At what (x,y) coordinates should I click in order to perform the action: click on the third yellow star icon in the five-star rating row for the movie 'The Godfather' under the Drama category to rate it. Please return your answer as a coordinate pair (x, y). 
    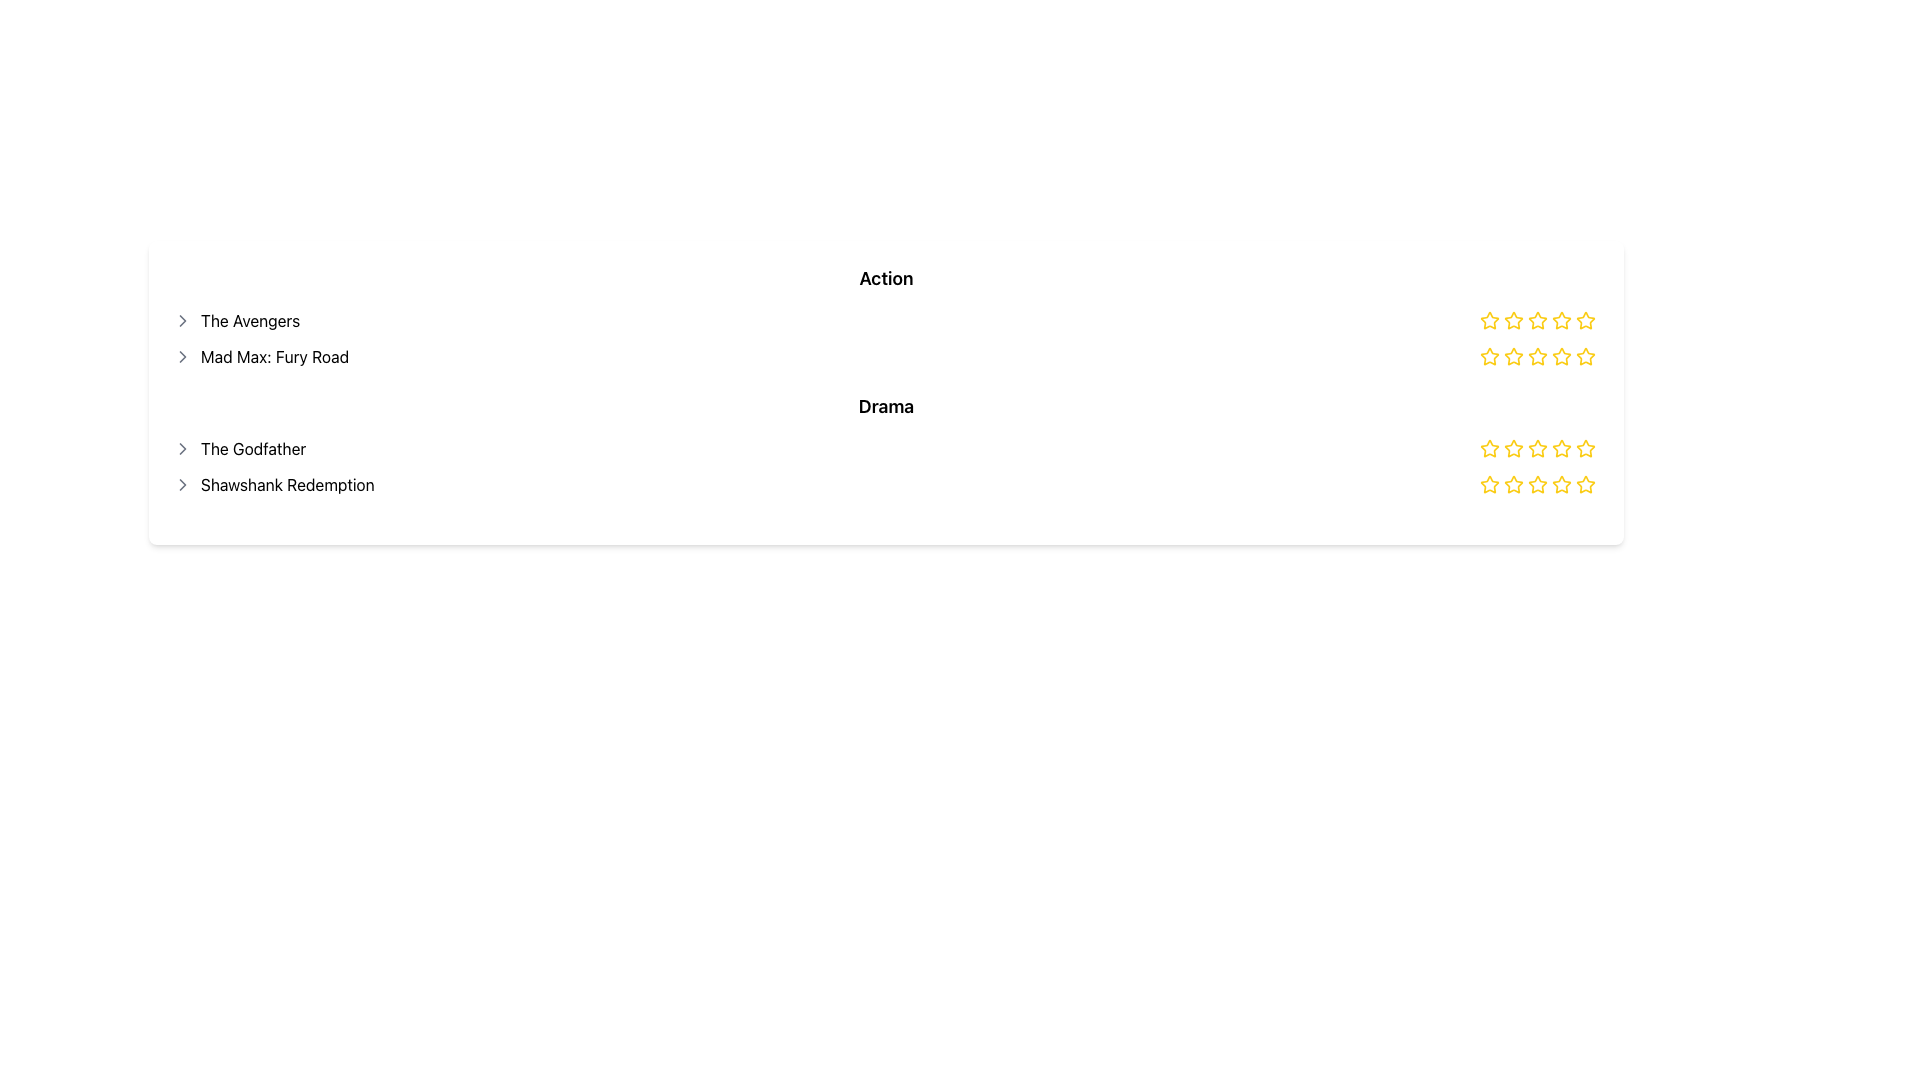
    Looking at the image, I should click on (1513, 447).